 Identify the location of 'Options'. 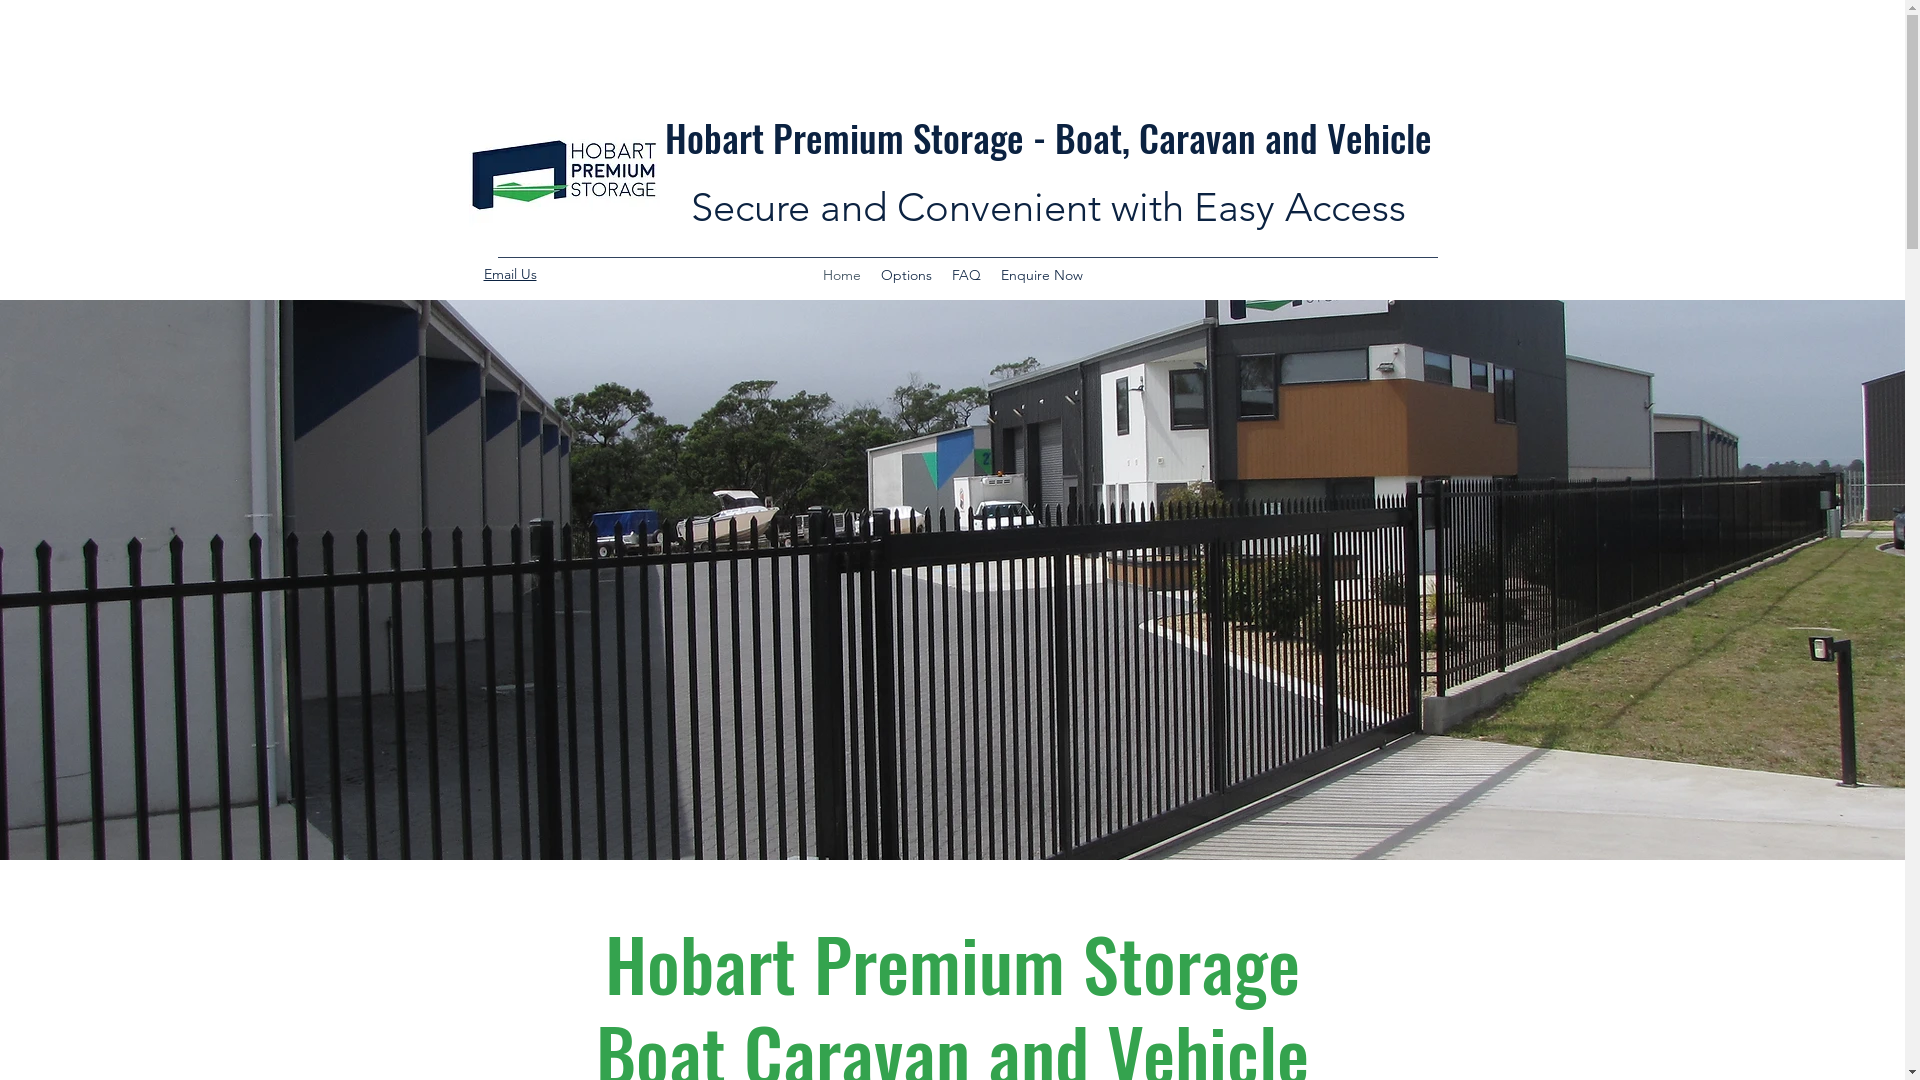
(904, 274).